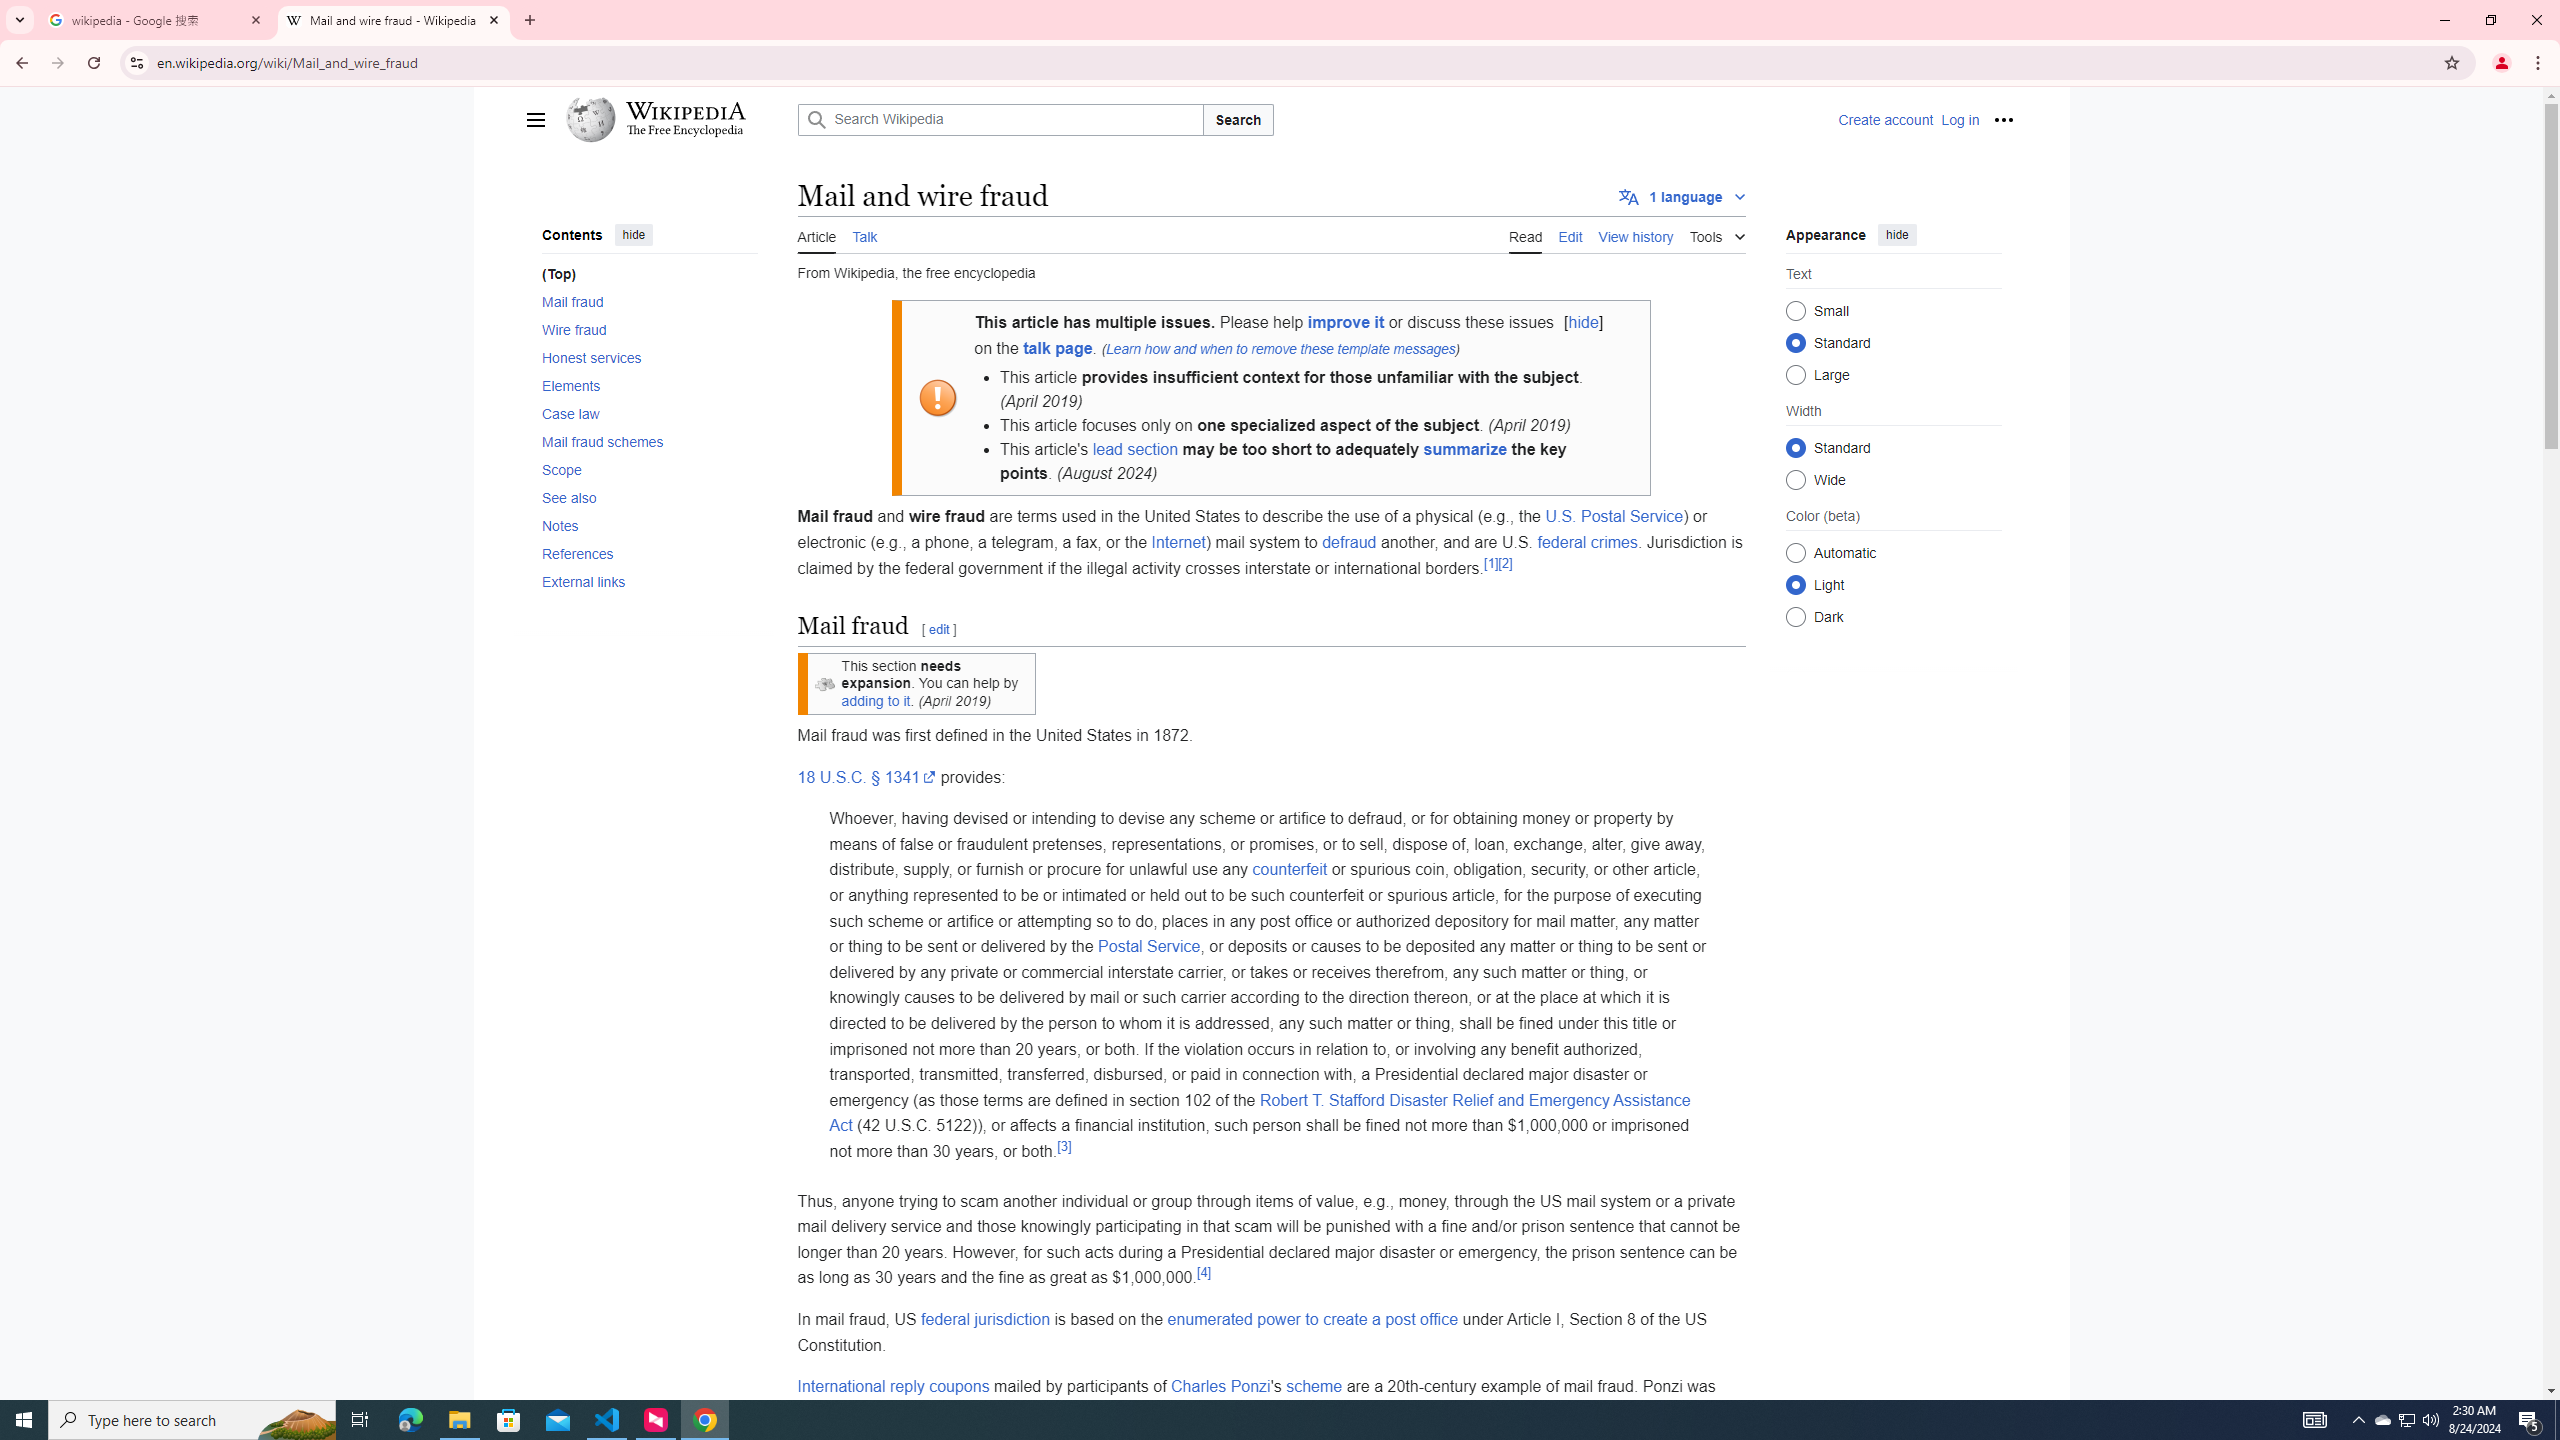 This screenshot has width=2560, height=1440. Describe the element at coordinates (1491, 562) in the screenshot. I see `'[1]'` at that location.